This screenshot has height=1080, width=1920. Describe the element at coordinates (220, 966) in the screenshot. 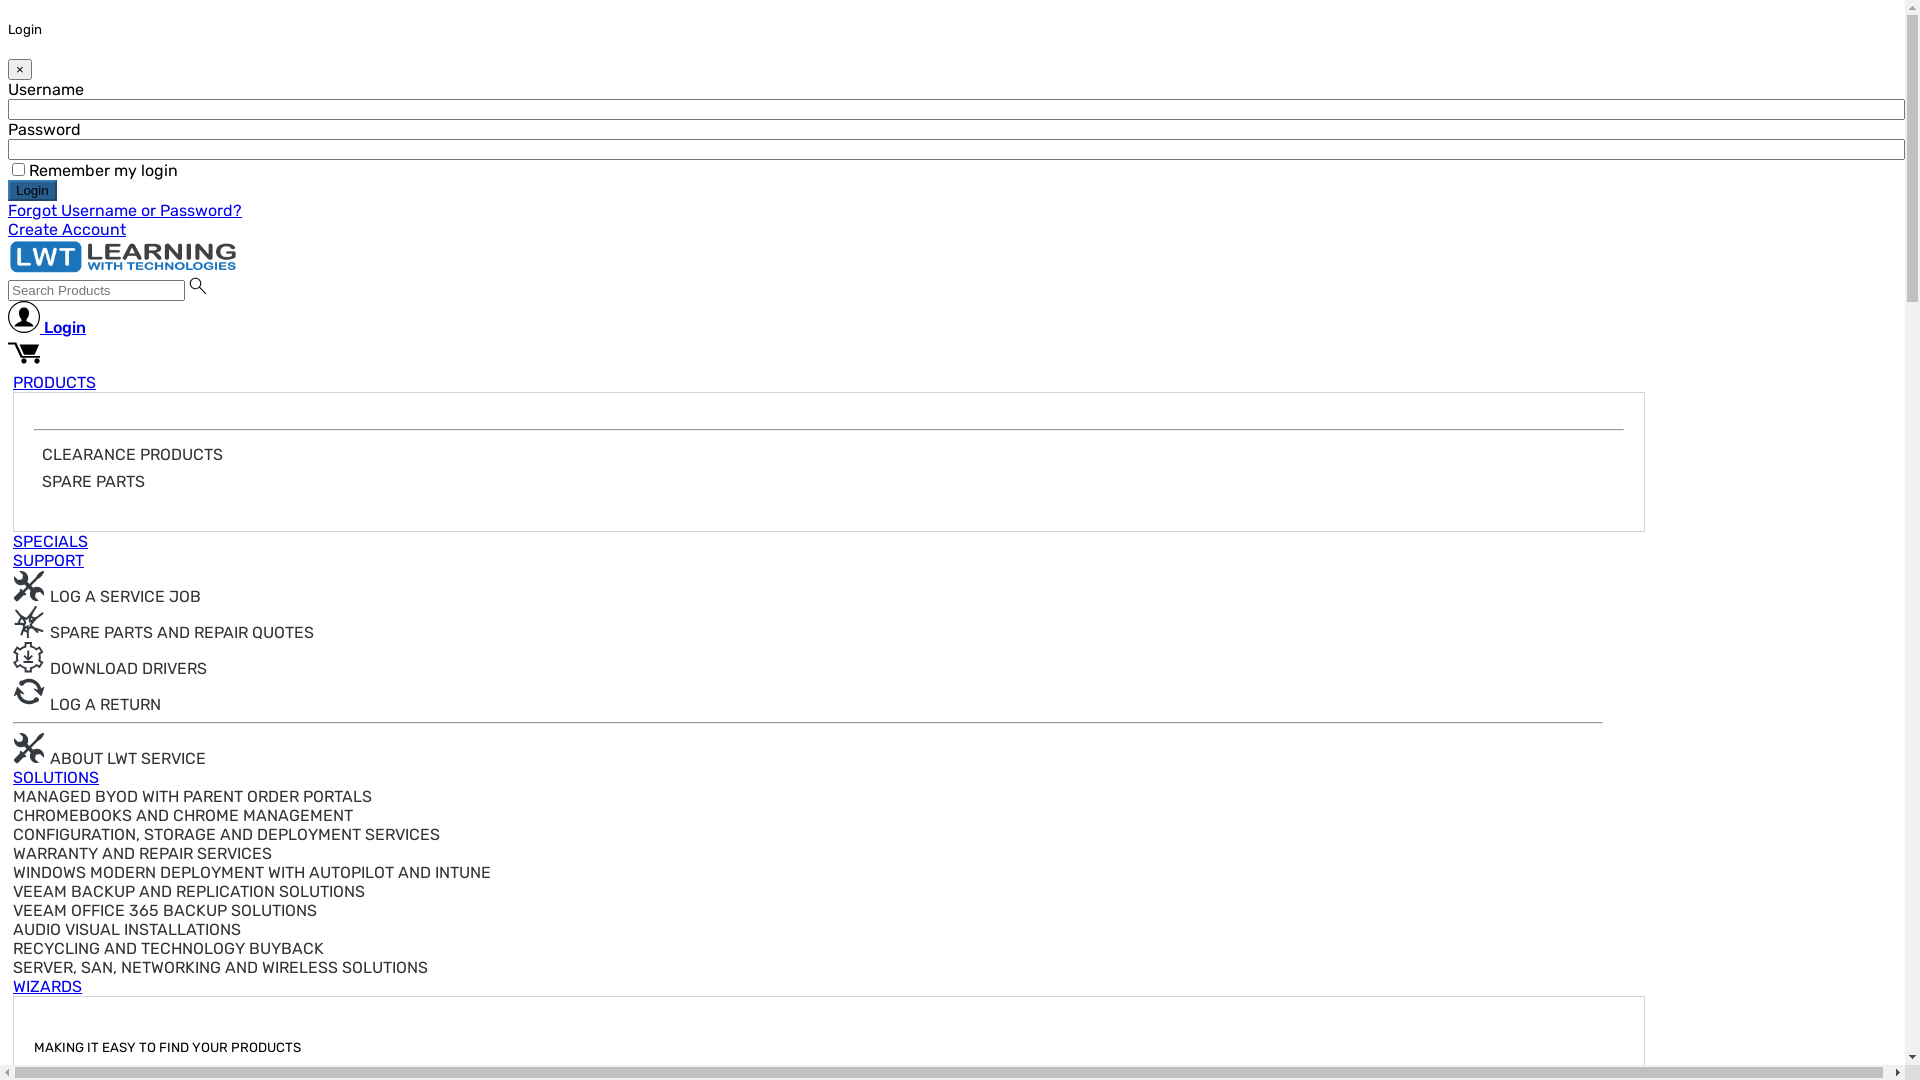

I see `'SERVER, SAN, NETWORKING AND WIRELESS SOLUTIONS'` at that location.